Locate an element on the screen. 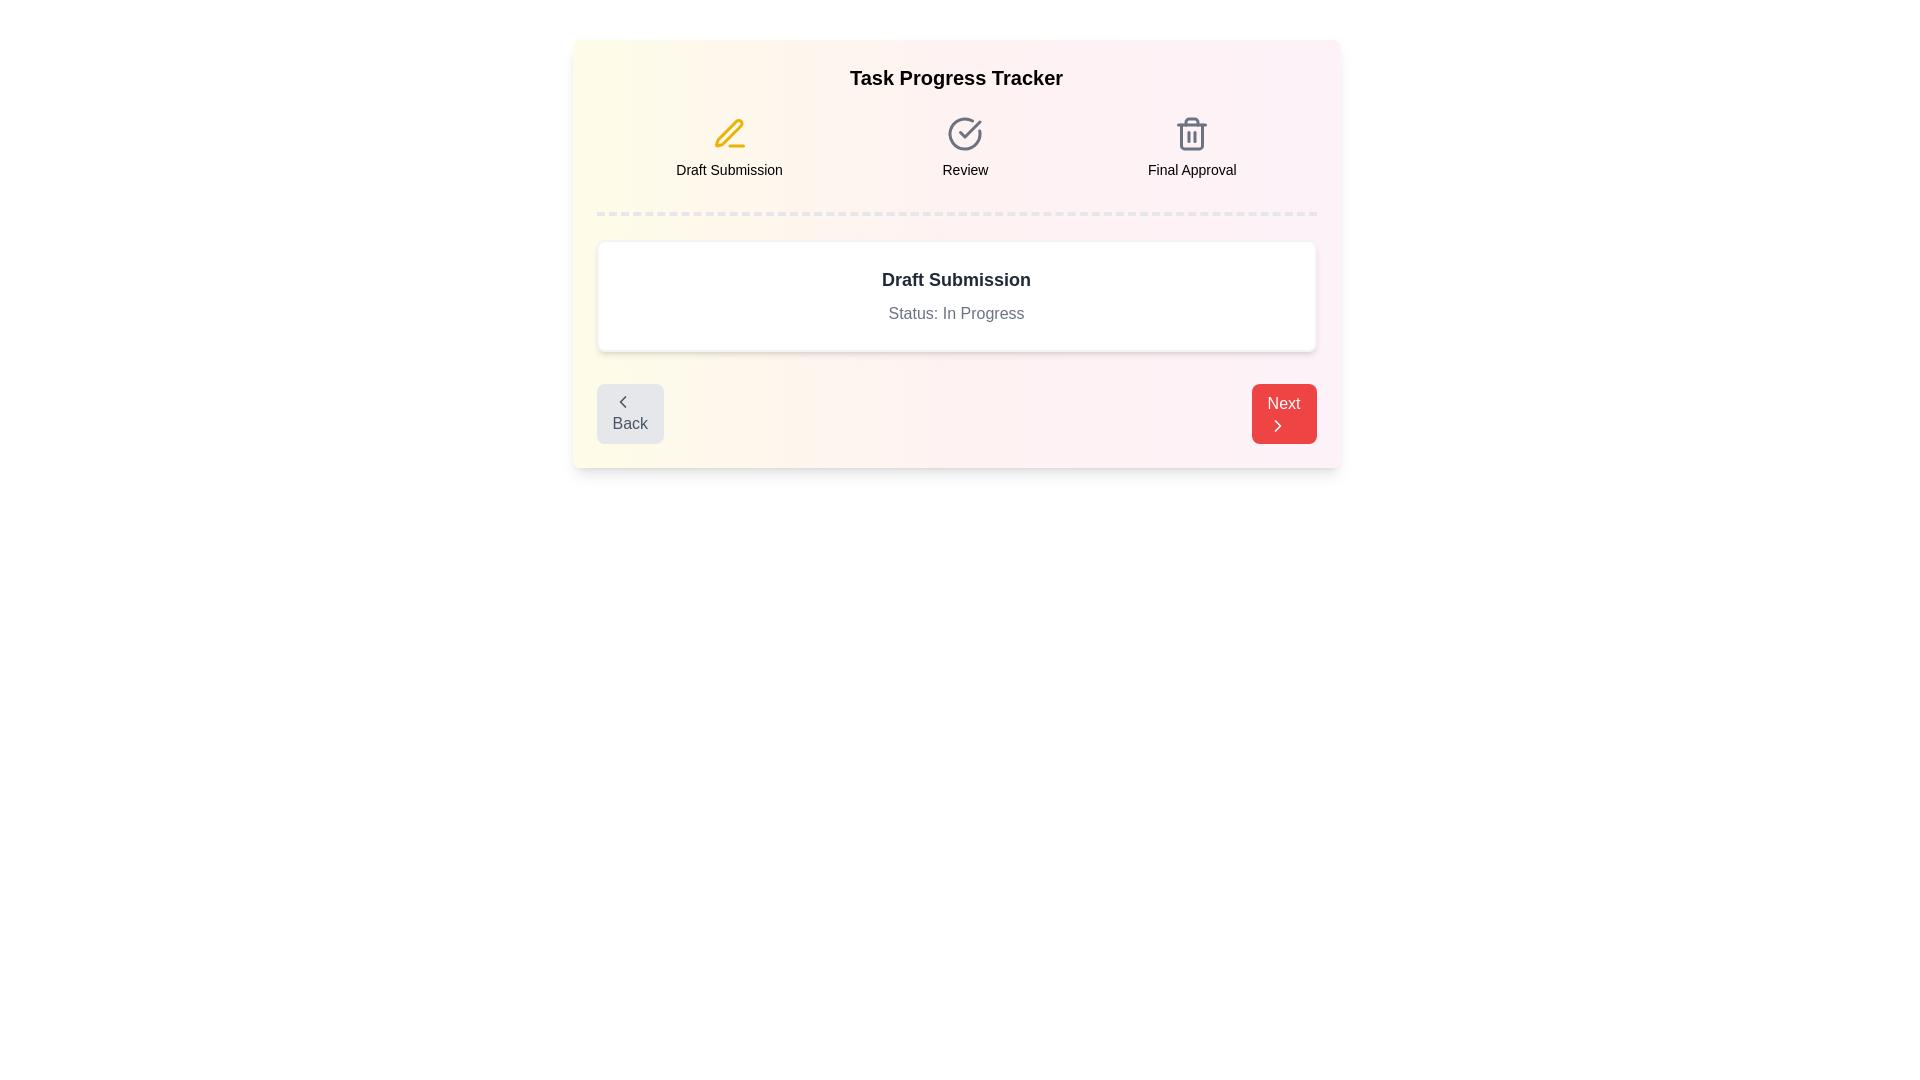 The height and width of the screenshot is (1080, 1920). the task icon for Final Approval to reveal additional information is located at coordinates (1192, 134).